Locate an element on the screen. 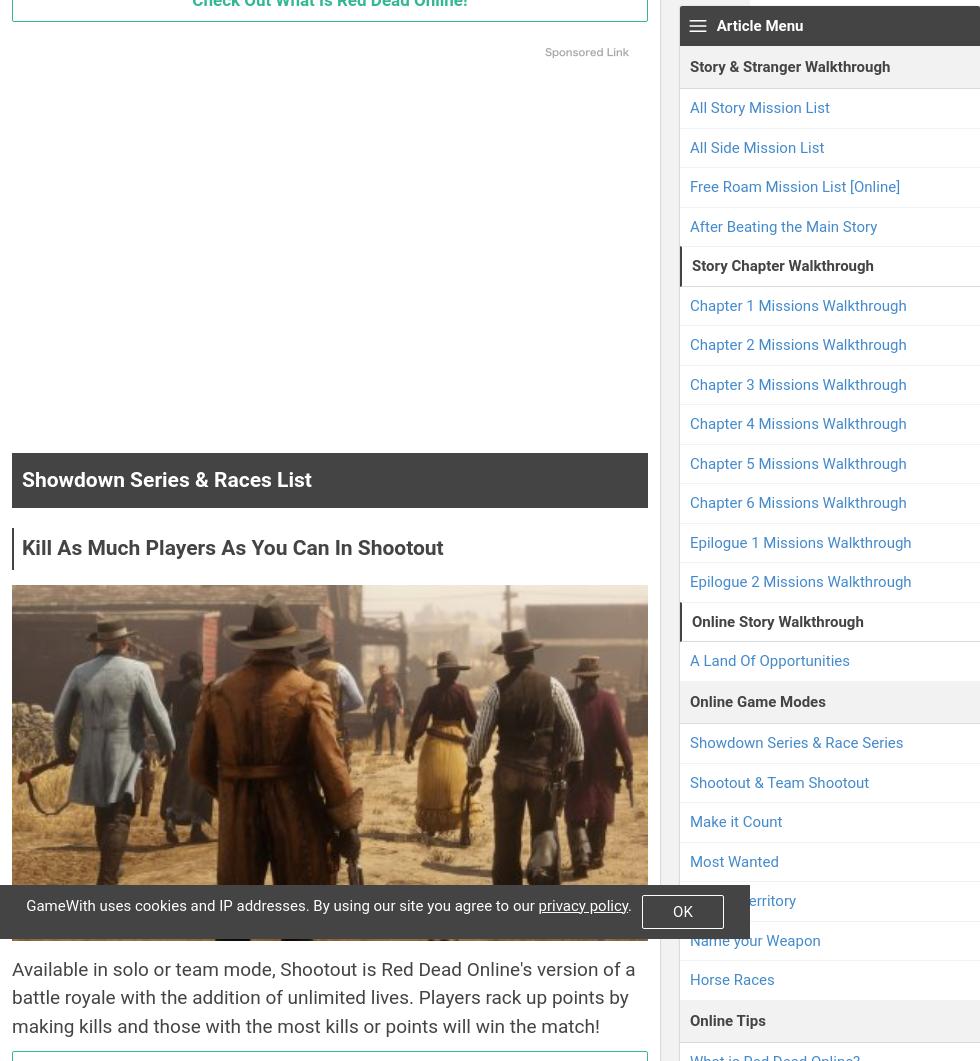 Image resolution: width=980 pixels, height=1061 pixels. 'Free Roam Mission List [Online]' is located at coordinates (794, 185).